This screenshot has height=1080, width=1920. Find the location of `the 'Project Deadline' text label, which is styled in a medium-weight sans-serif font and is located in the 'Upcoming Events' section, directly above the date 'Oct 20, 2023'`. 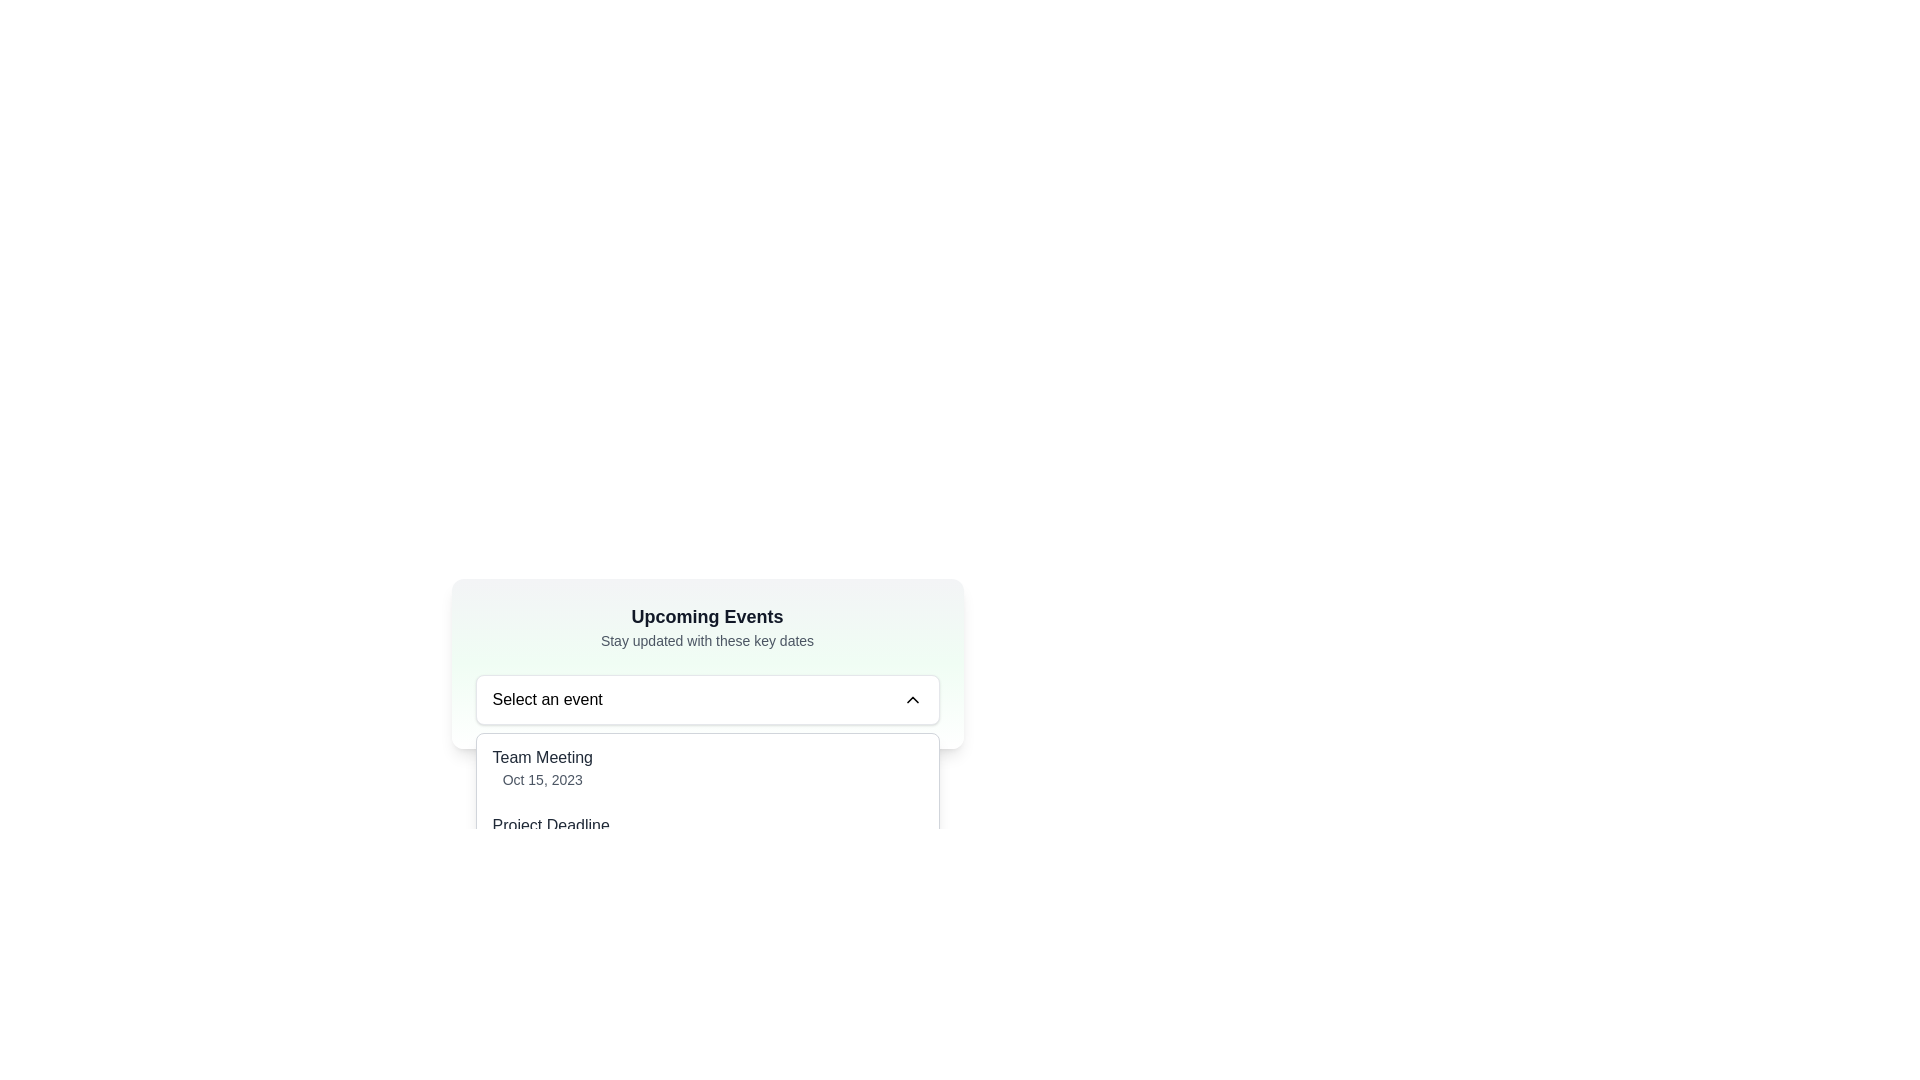

the 'Project Deadline' text label, which is styled in a medium-weight sans-serif font and is located in the 'Upcoming Events' section, directly above the date 'Oct 20, 2023' is located at coordinates (551, 825).